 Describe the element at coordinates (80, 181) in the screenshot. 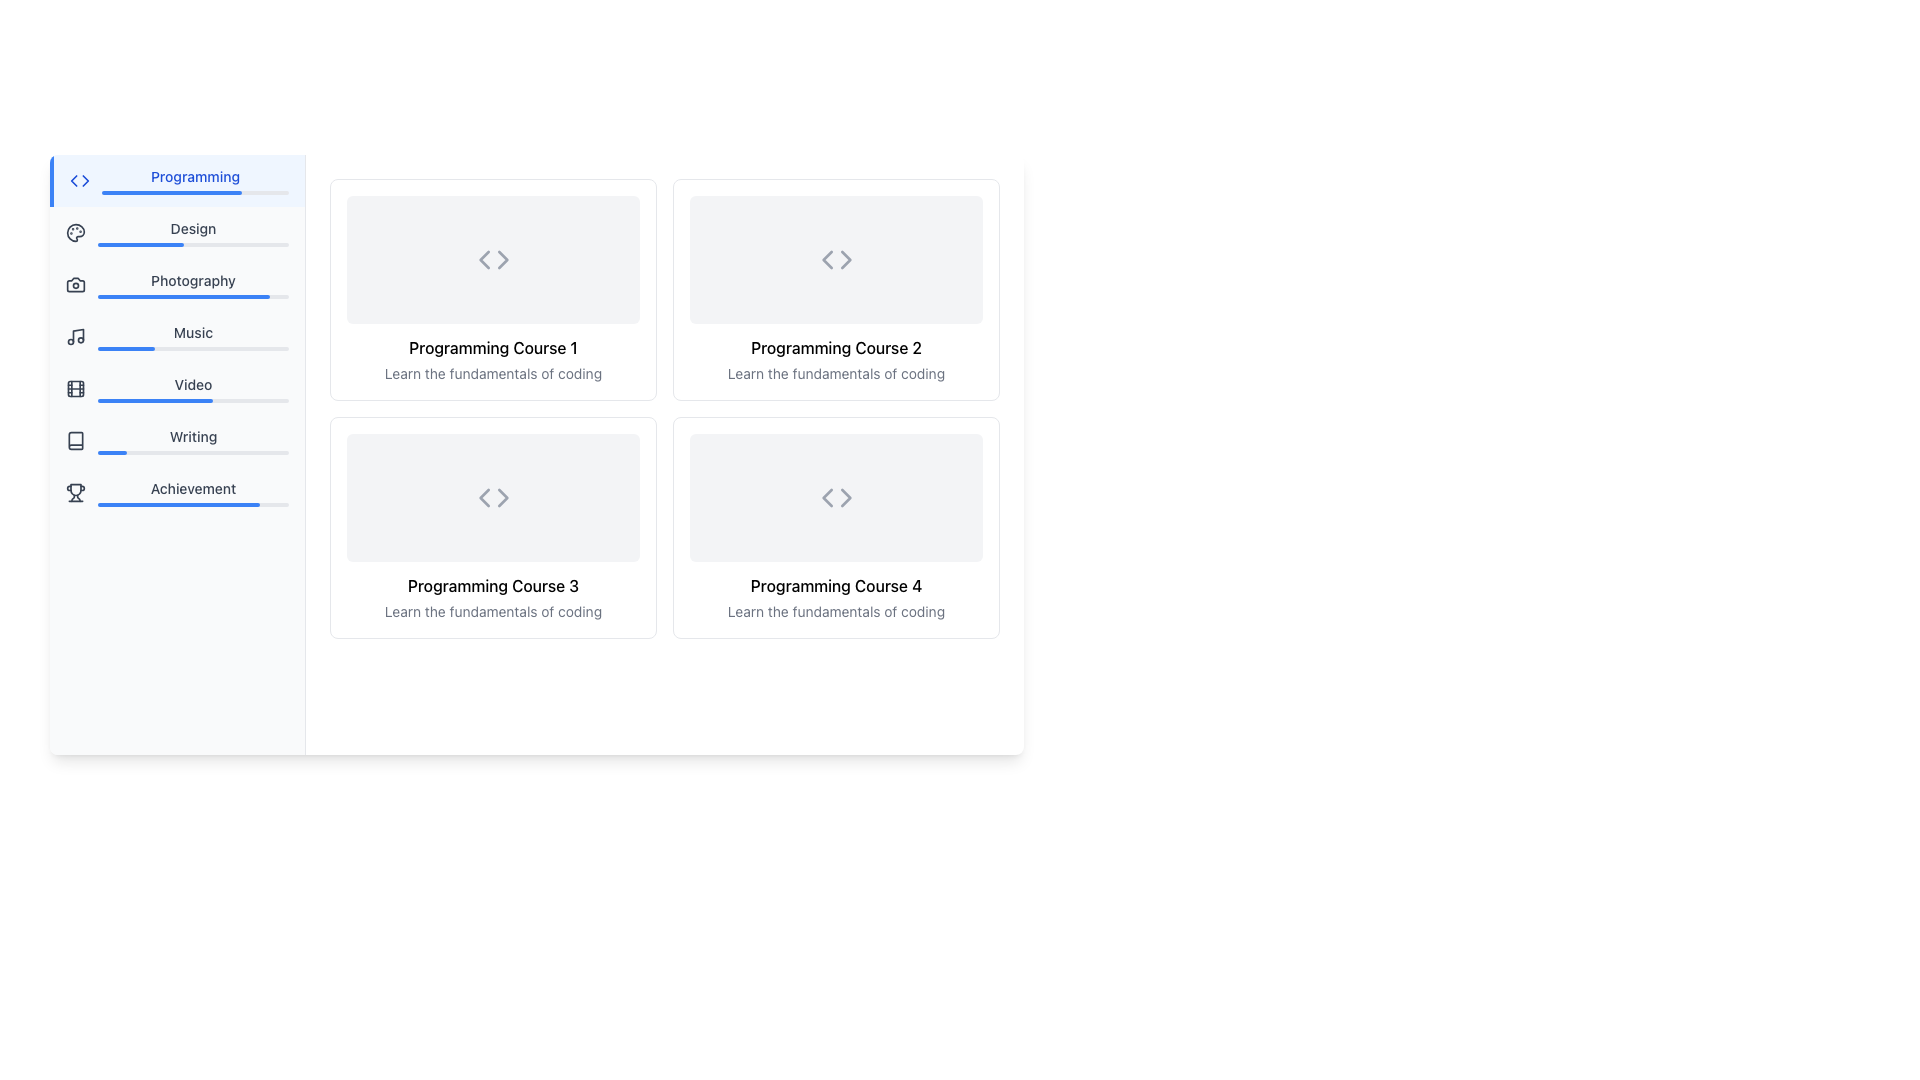

I see `the SVG icon representing coding symbols located in the navigation sidebar, positioned to the left of the 'Programming' text` at that location.